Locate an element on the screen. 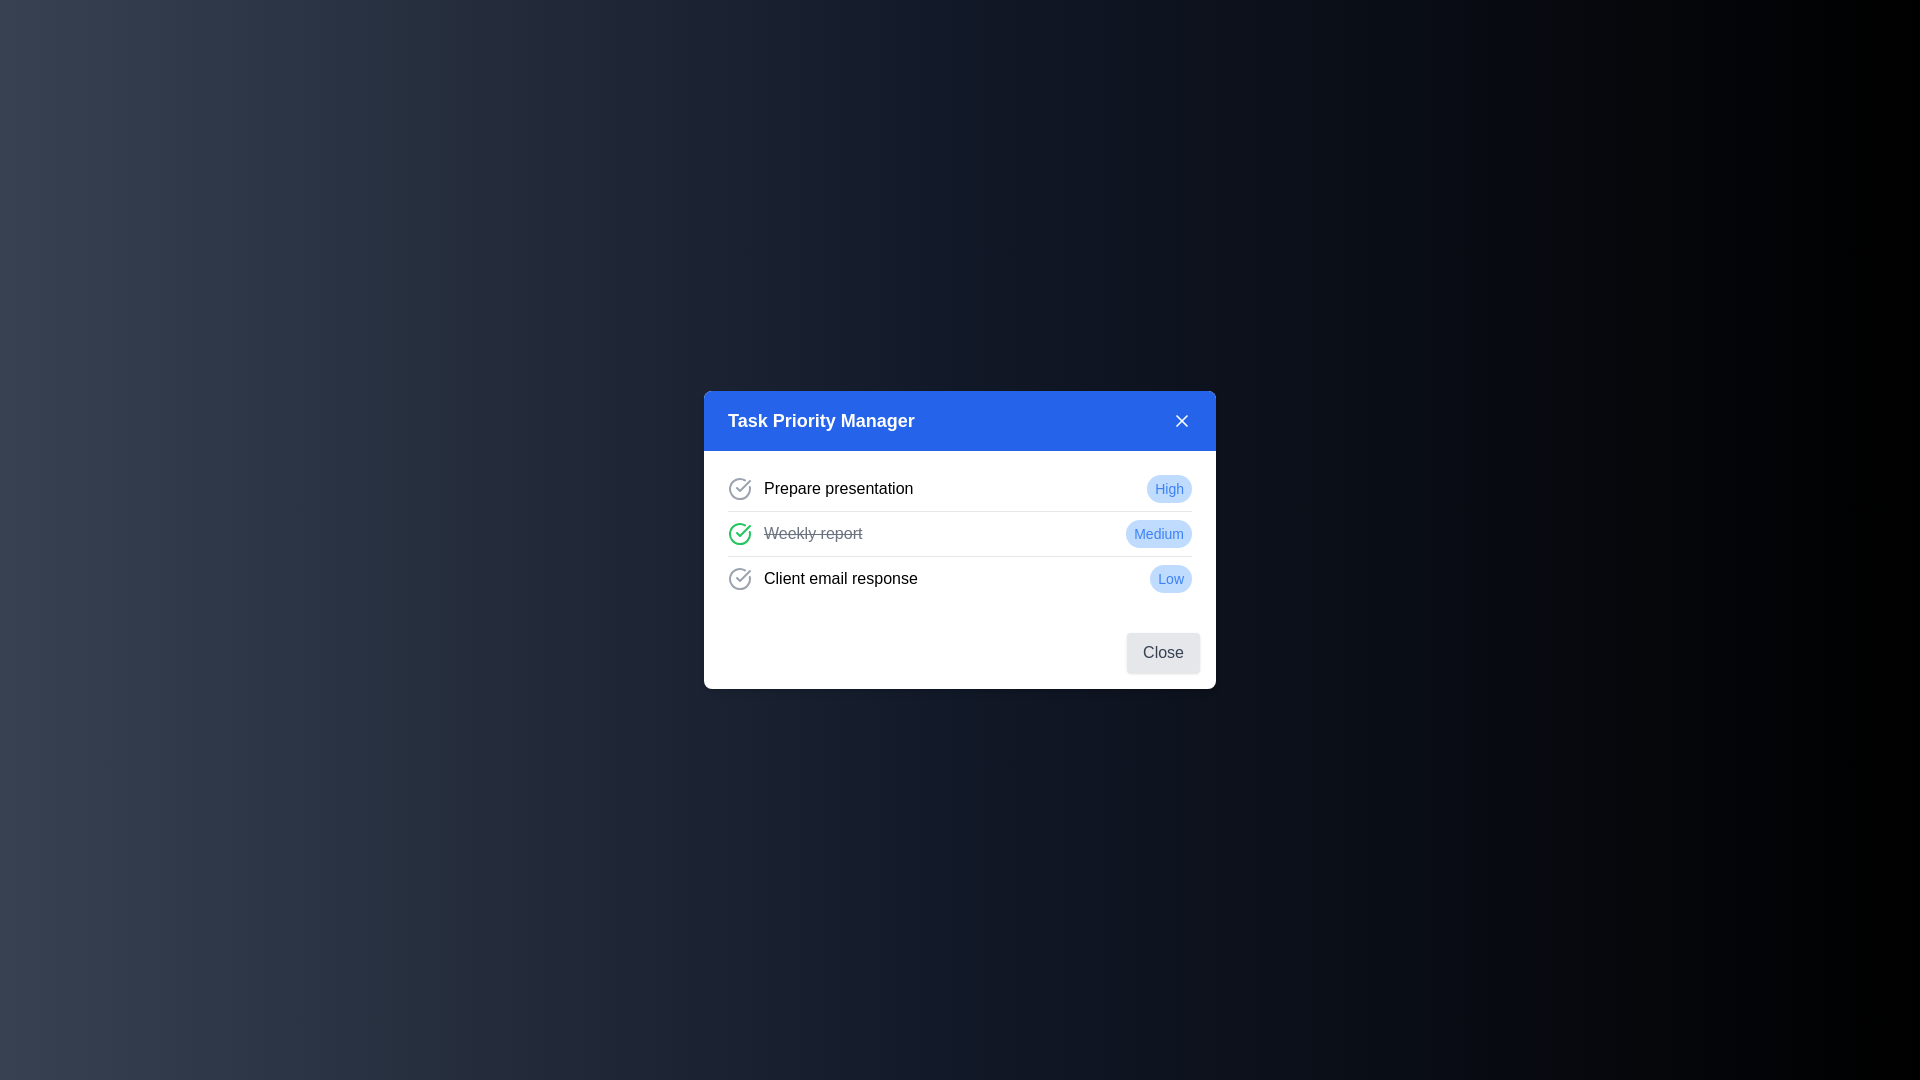 The height and width of the screenshot is (1080, 1920). the text label displaying 'Prepare presentation' is located at coordinates (838, 489).